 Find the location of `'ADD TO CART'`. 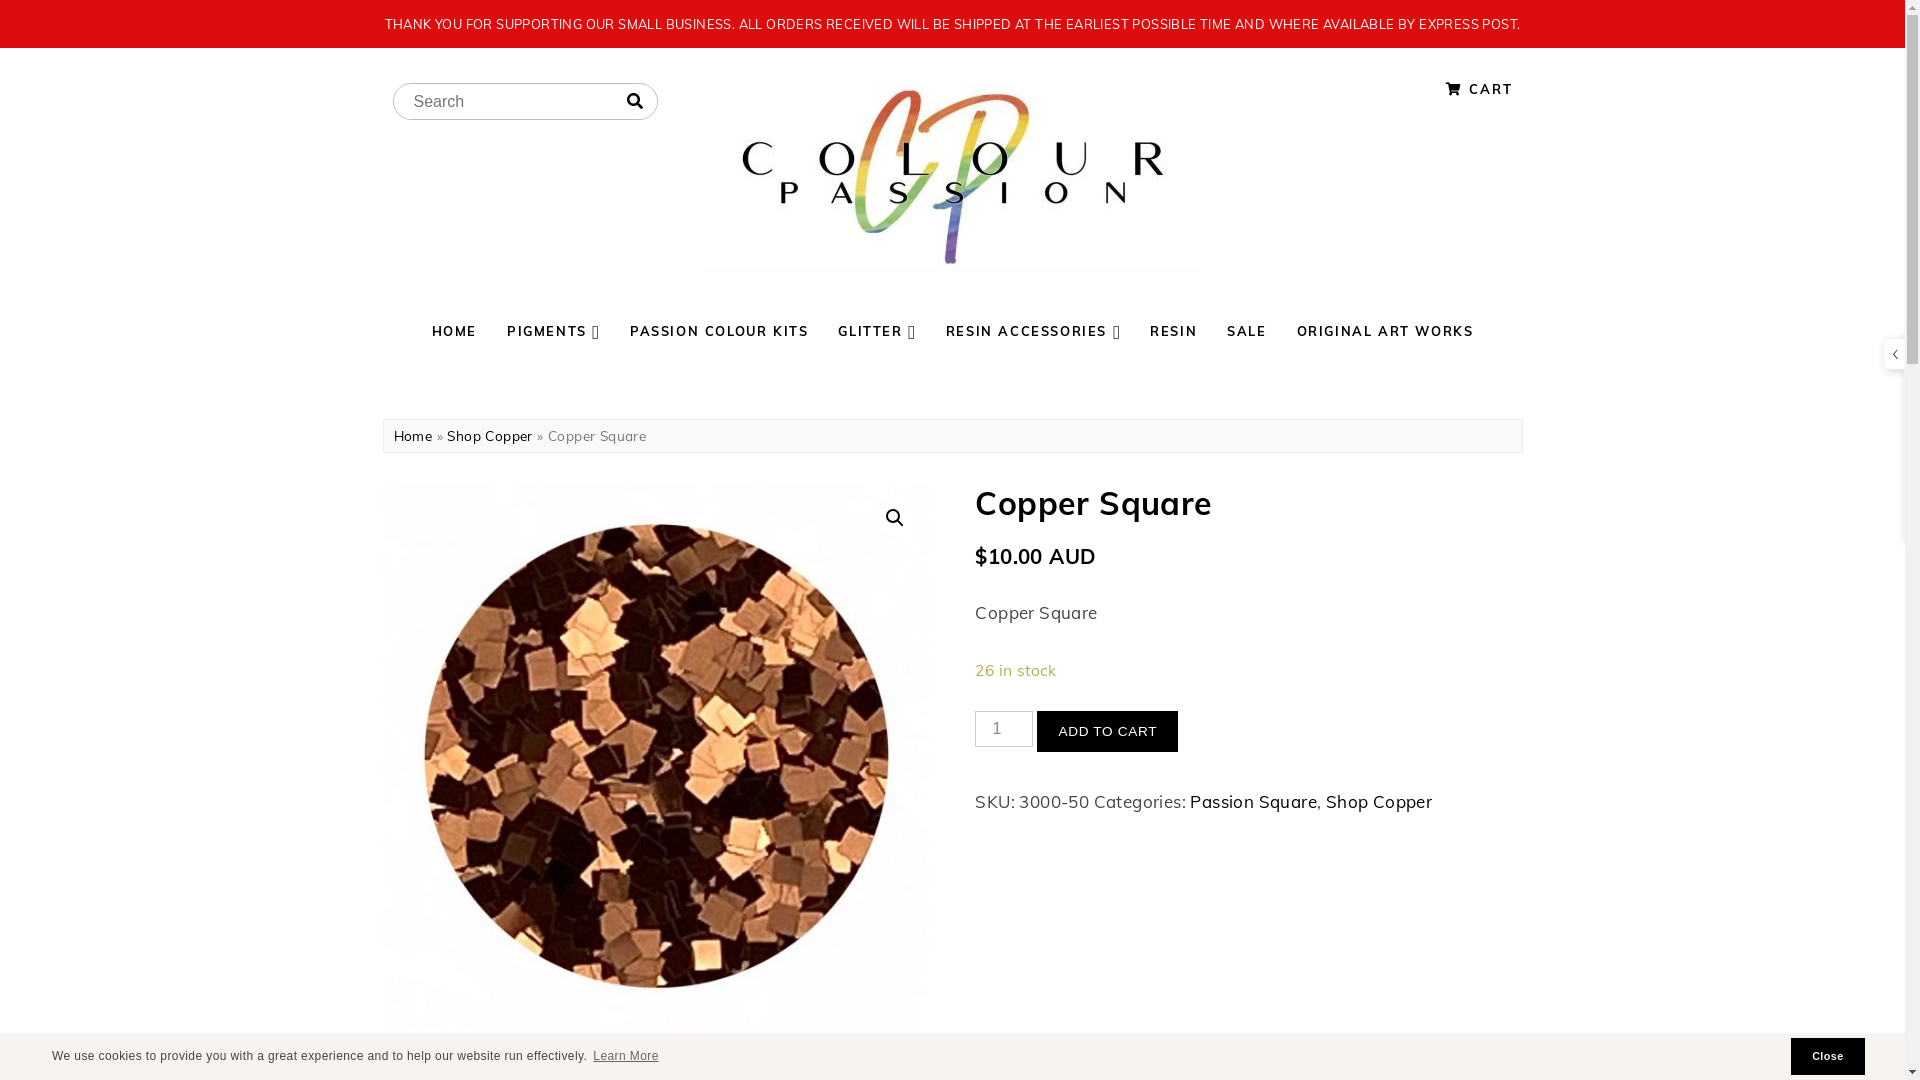

'ADD TO CART' is located at coordinates (1106, 732).